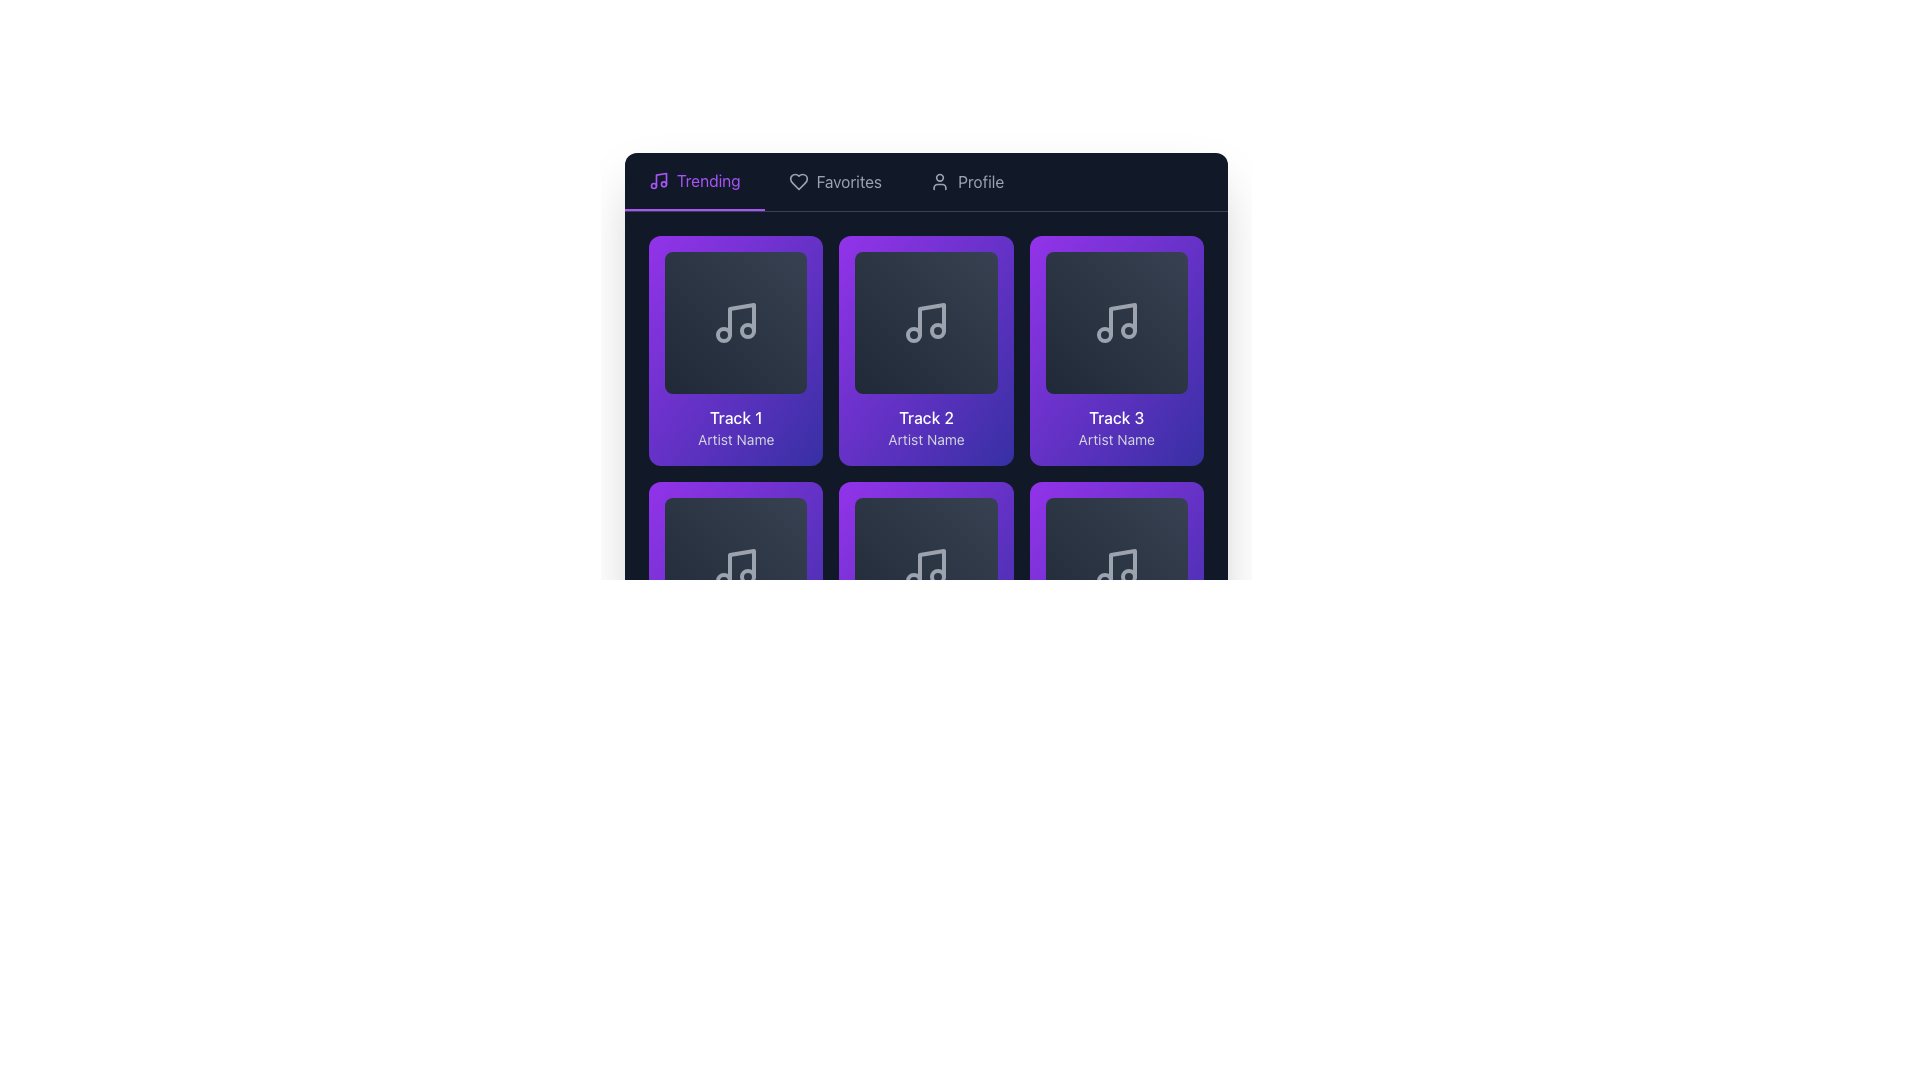 This screenshot has height=1080, width=1920. Describe the element at coordinates (925, 417) in the screenshot. I see `the text labeled 'Track 2' which is displayed in white font on a purple gradient background inside a rounded rectangular card, positioned beneath a music icon` at that location.